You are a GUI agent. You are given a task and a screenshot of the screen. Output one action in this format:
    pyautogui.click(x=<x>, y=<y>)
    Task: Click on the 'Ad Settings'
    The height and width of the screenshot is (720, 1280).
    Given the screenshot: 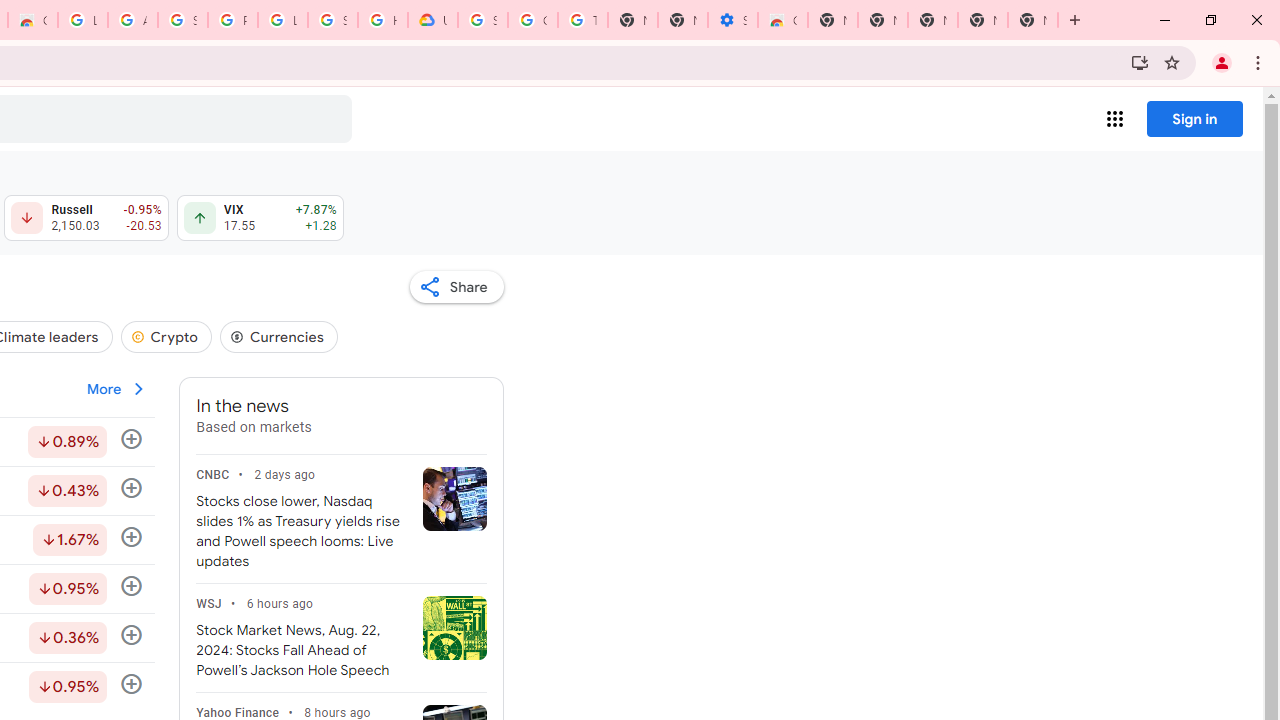 What is the action you would take?
    pyautogui.click(x=131, y=20)
    